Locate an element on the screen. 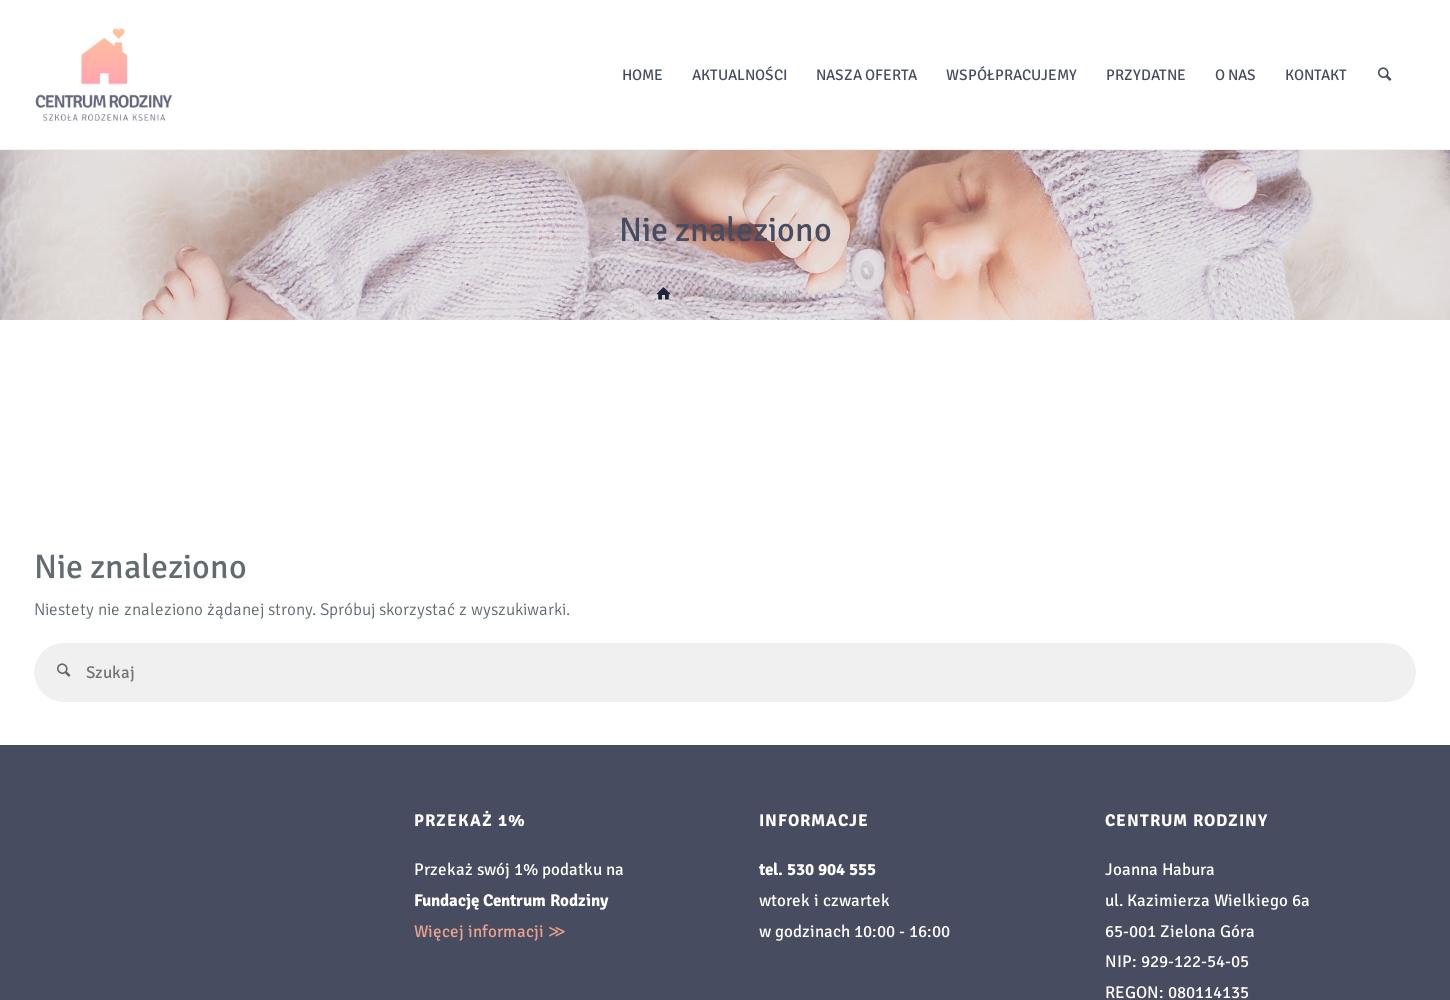  'w godzinach 10:00 - 16:00' is located at coordinates (853, 930).